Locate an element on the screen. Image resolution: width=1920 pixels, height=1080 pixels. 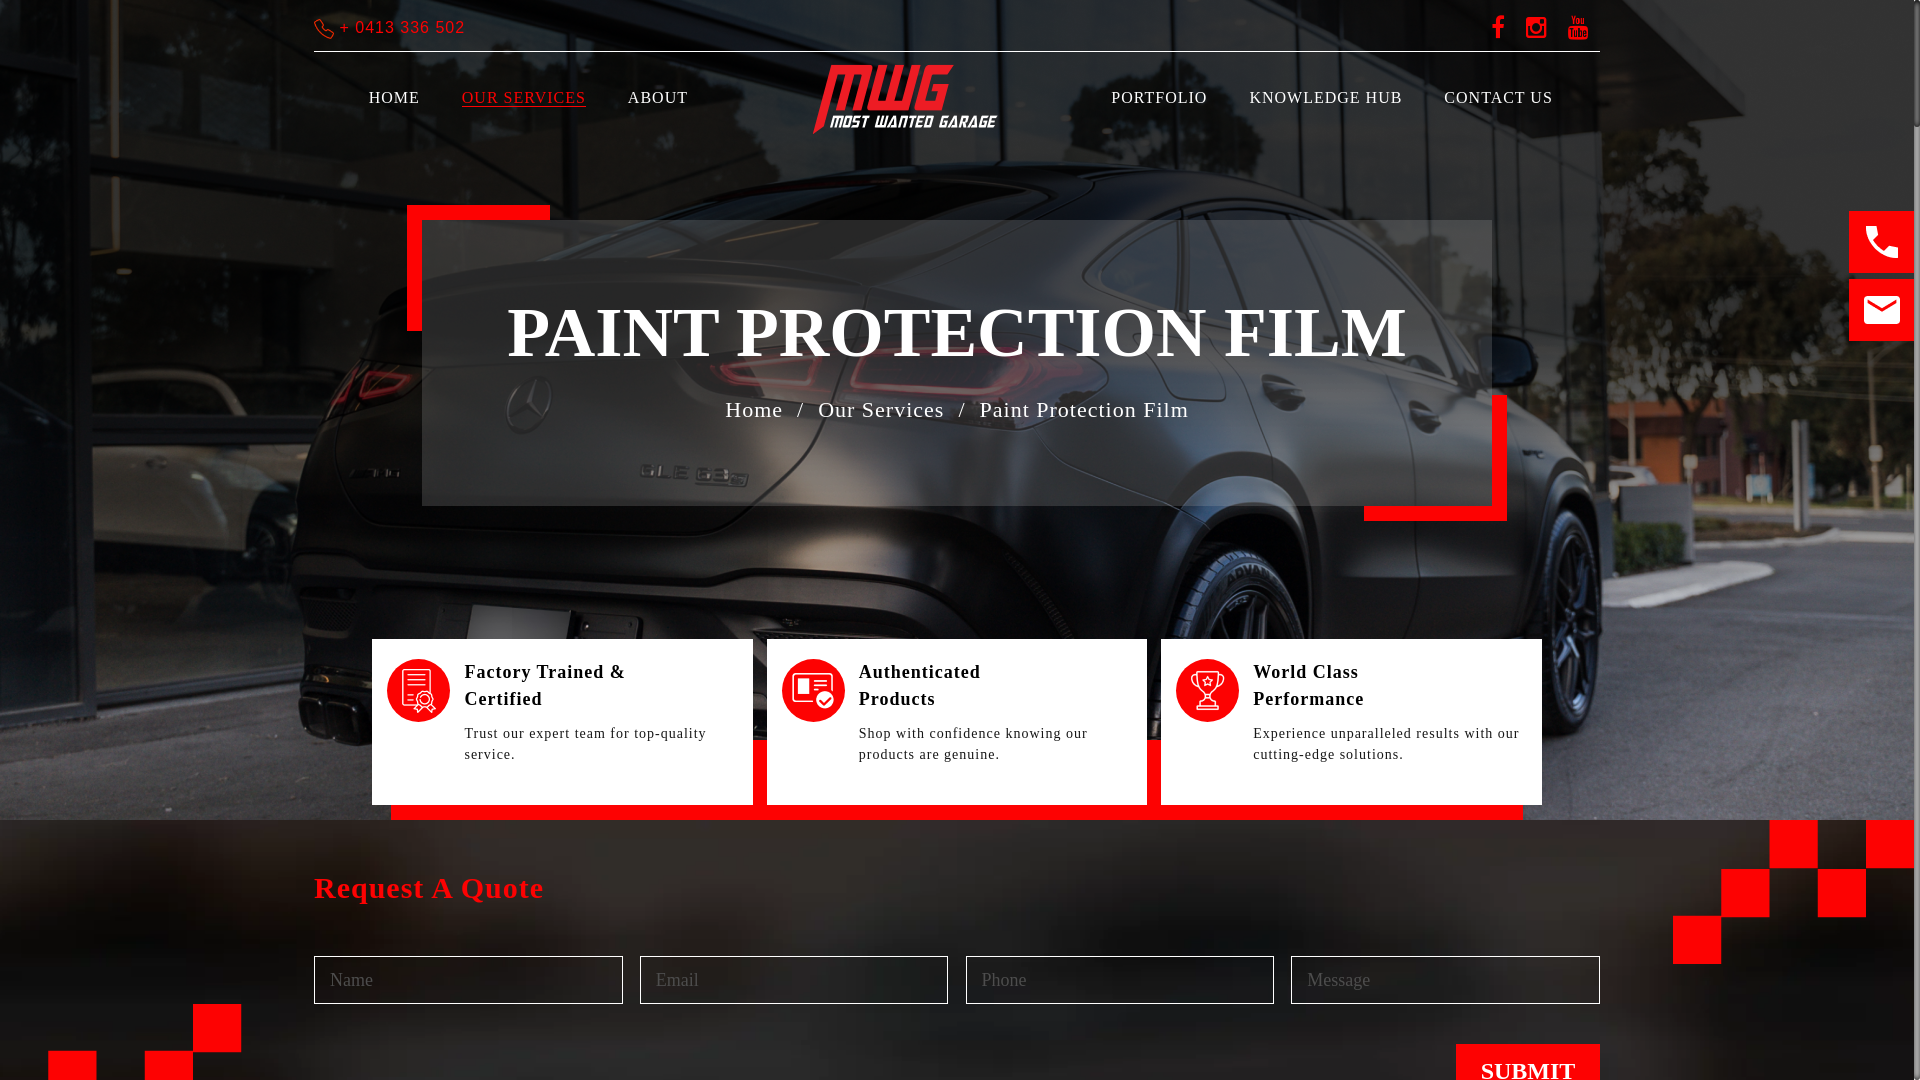
'Home' is located at coordinates (752, 408).